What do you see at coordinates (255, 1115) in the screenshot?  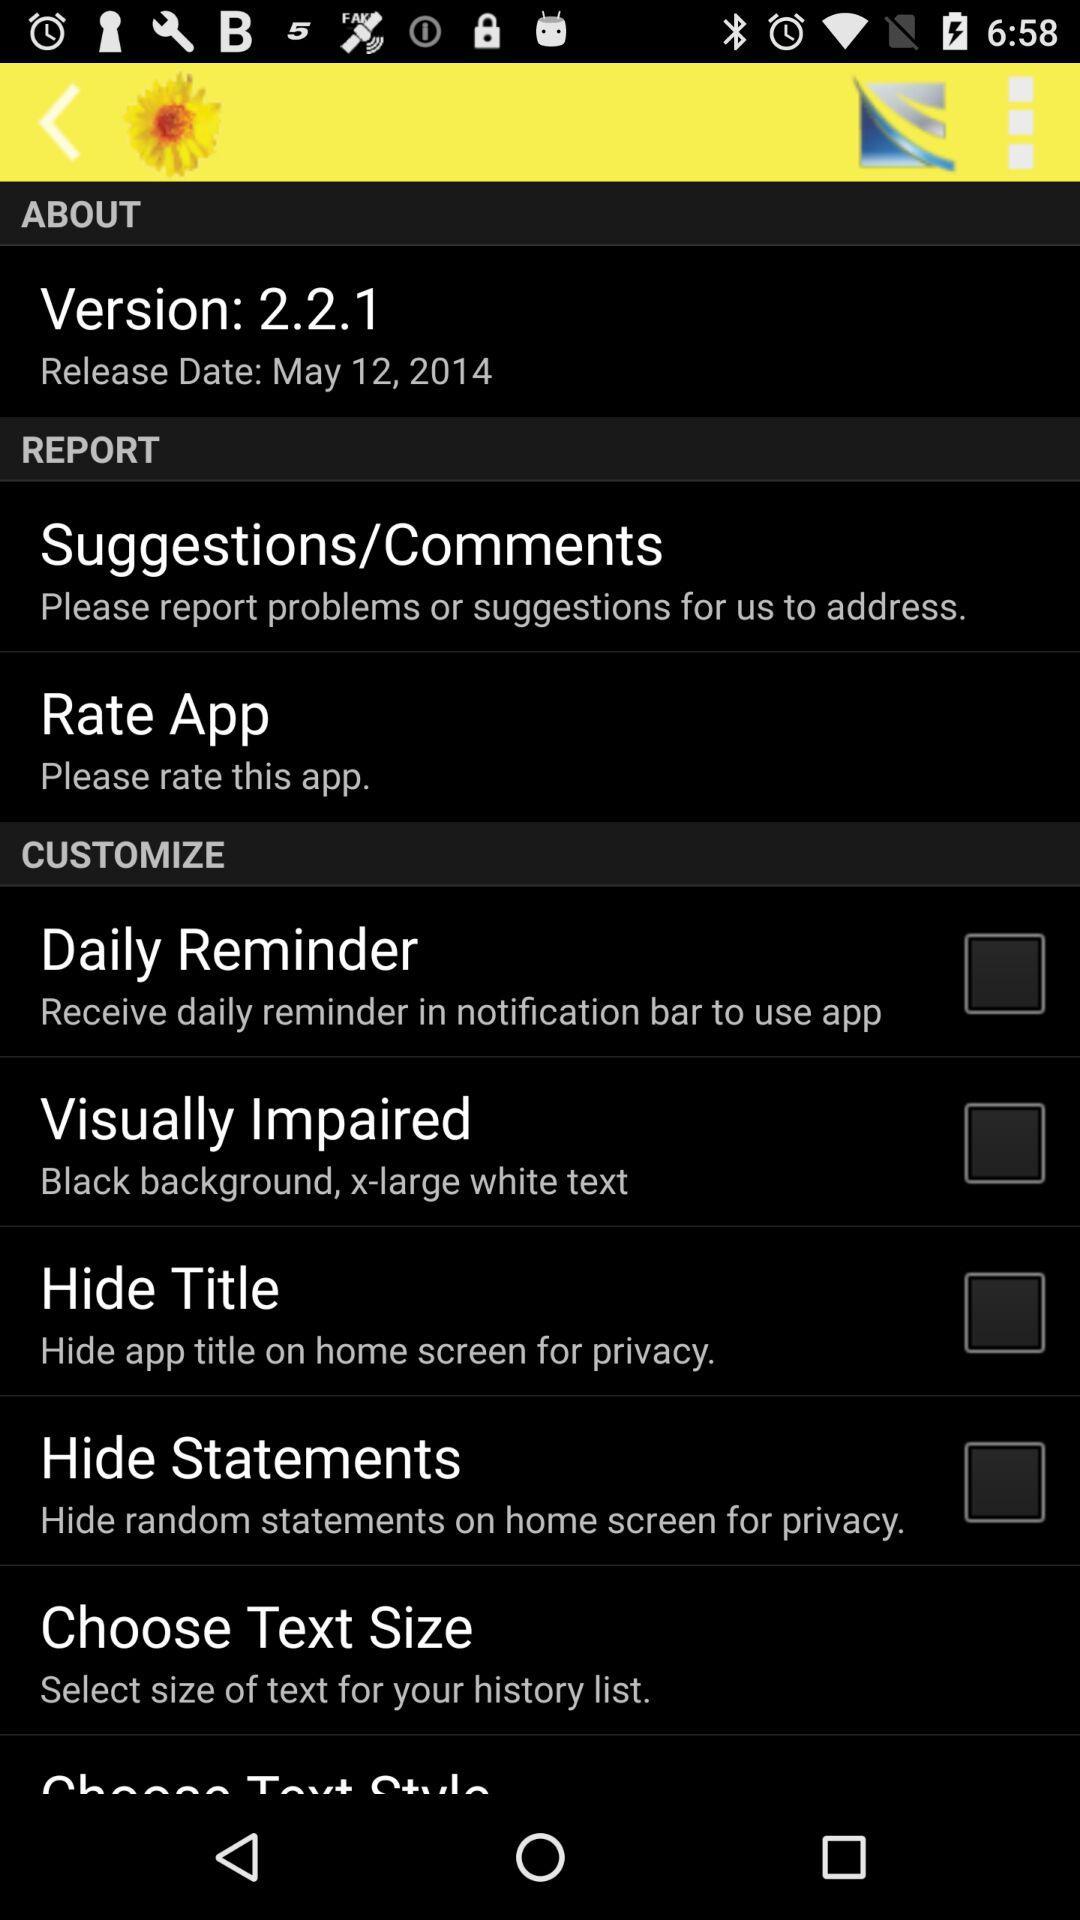 I see `visually impaired` at bounding box center [255, 1115].